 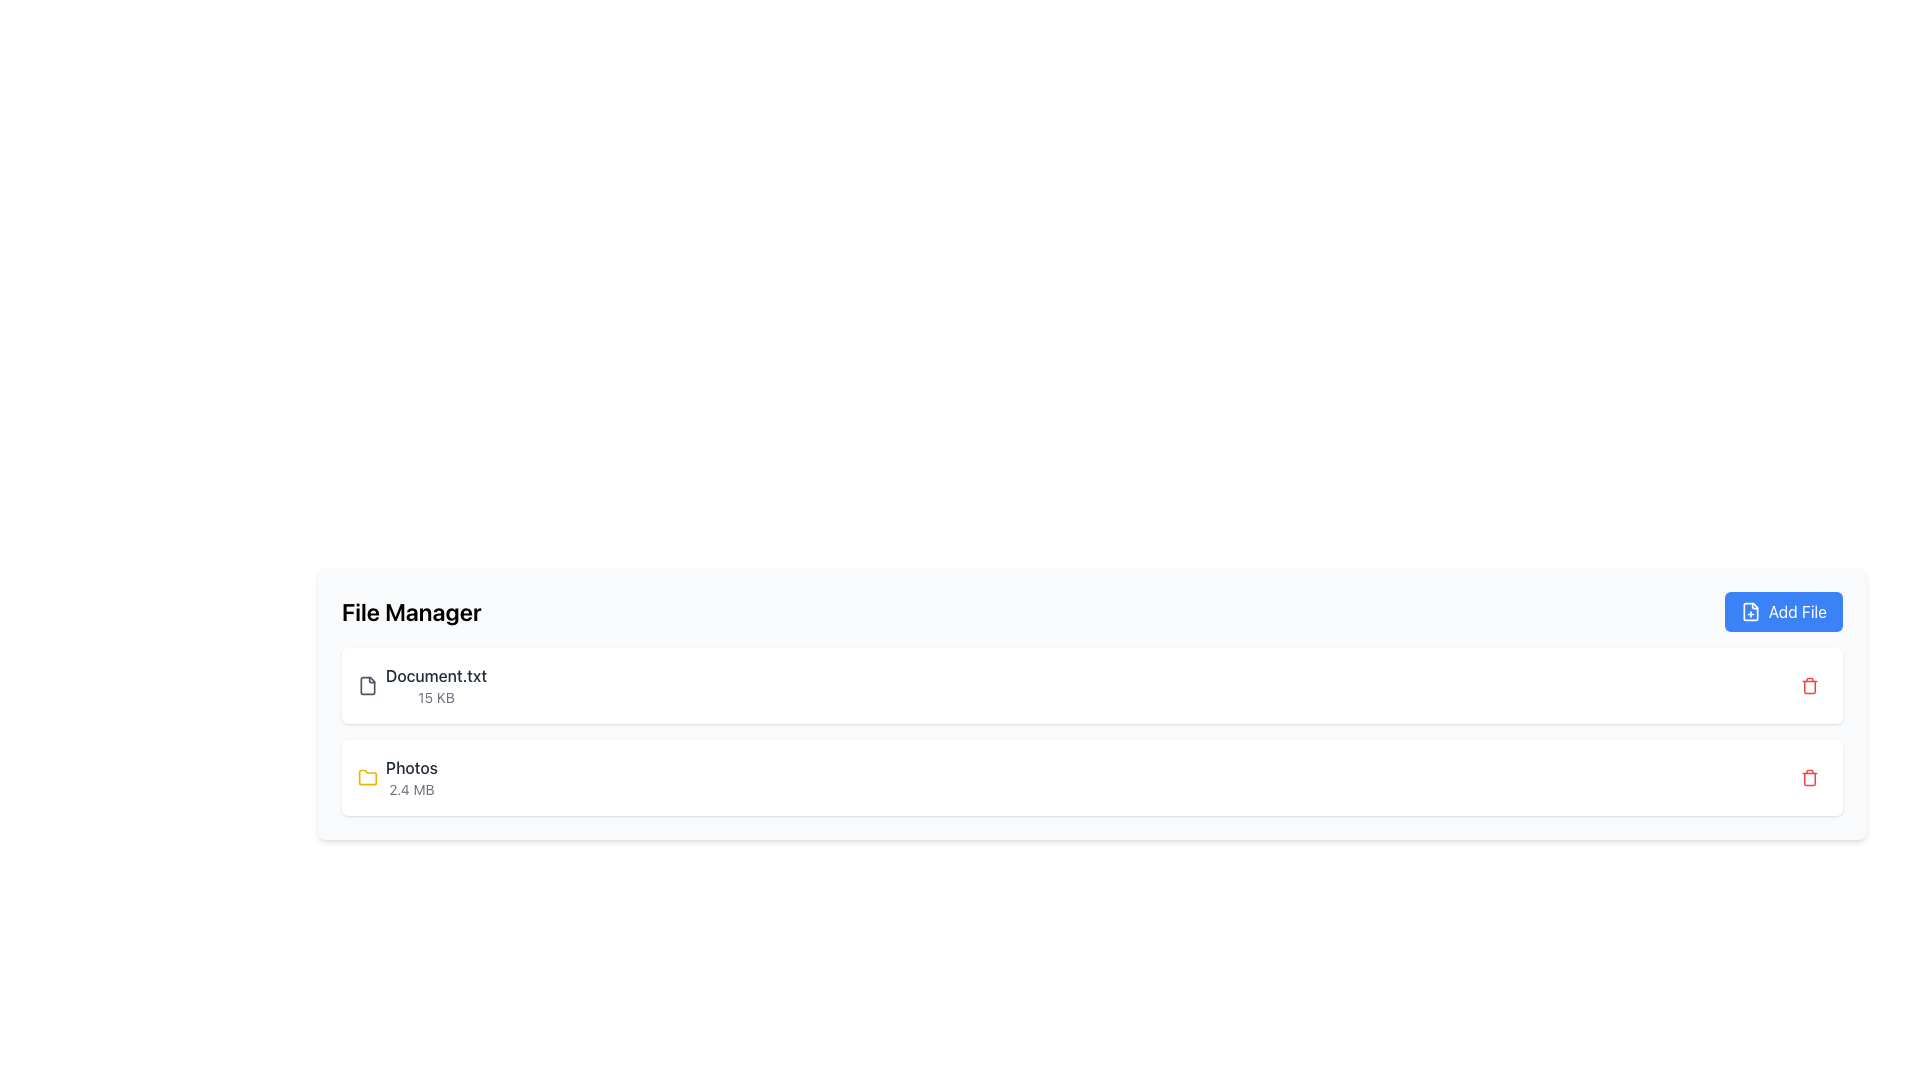 What do you see at coordinates (1809, 685) in the screenshot?
I see `the red trash bin icon button located in the top-right corner of the 'Photos' item row` at bounding box center [1809, 685].